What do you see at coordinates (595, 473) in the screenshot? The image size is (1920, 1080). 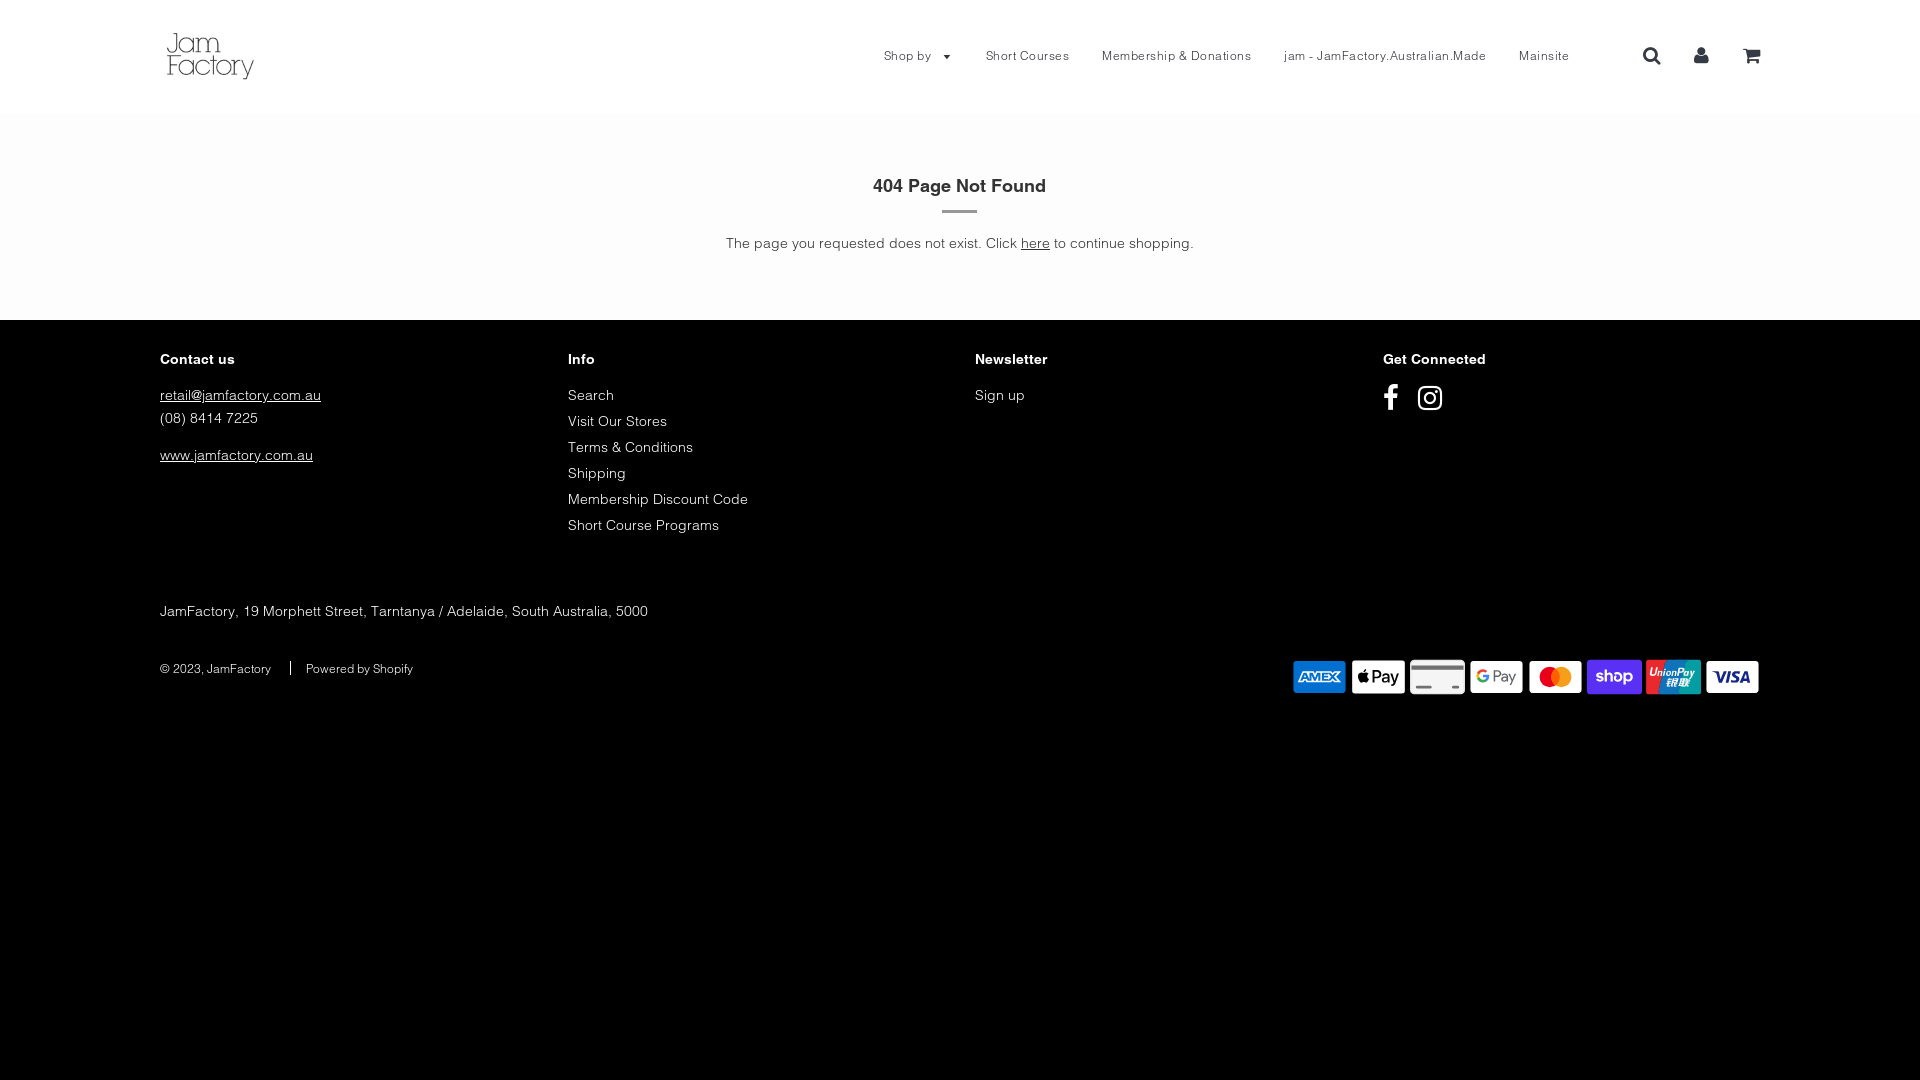 I see `'Shipping'` at bounding box center [595, 473].